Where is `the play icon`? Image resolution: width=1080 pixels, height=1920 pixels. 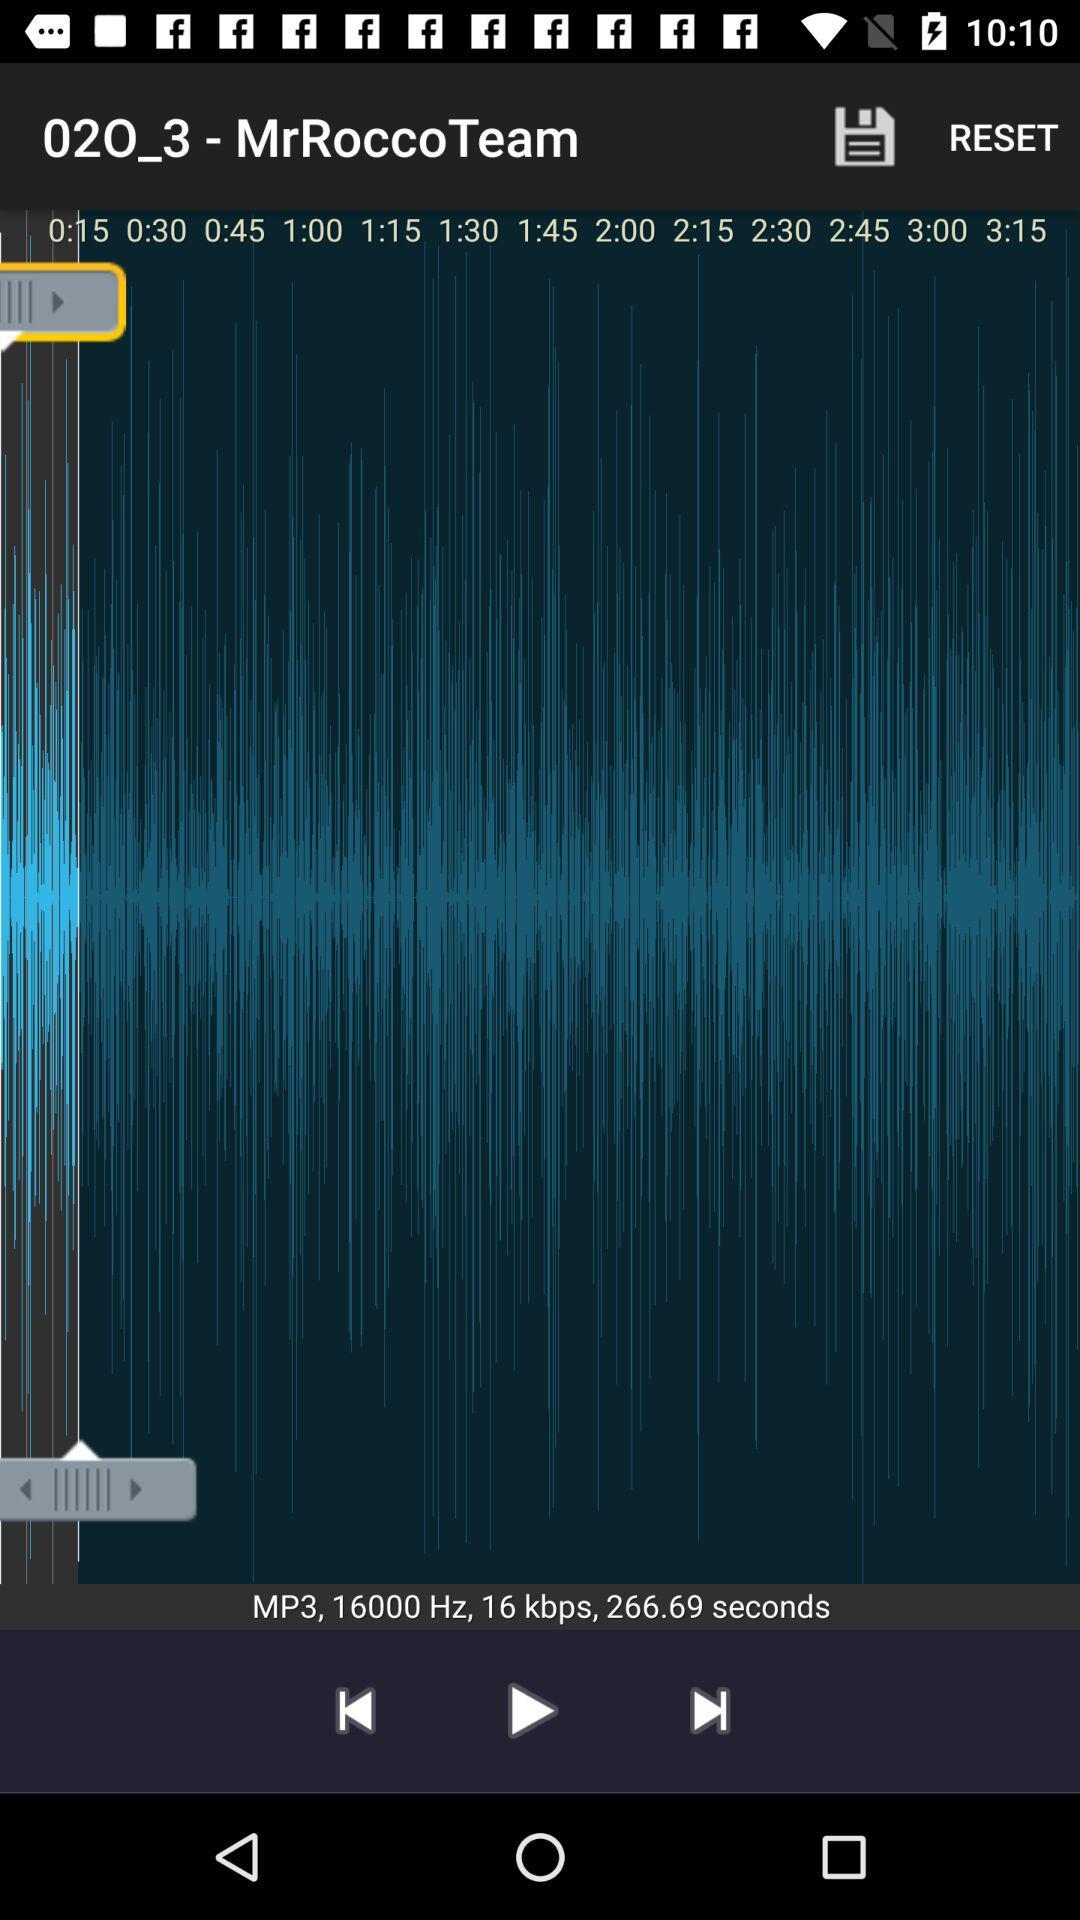
the play icon is located at coordinates (531, 1709).